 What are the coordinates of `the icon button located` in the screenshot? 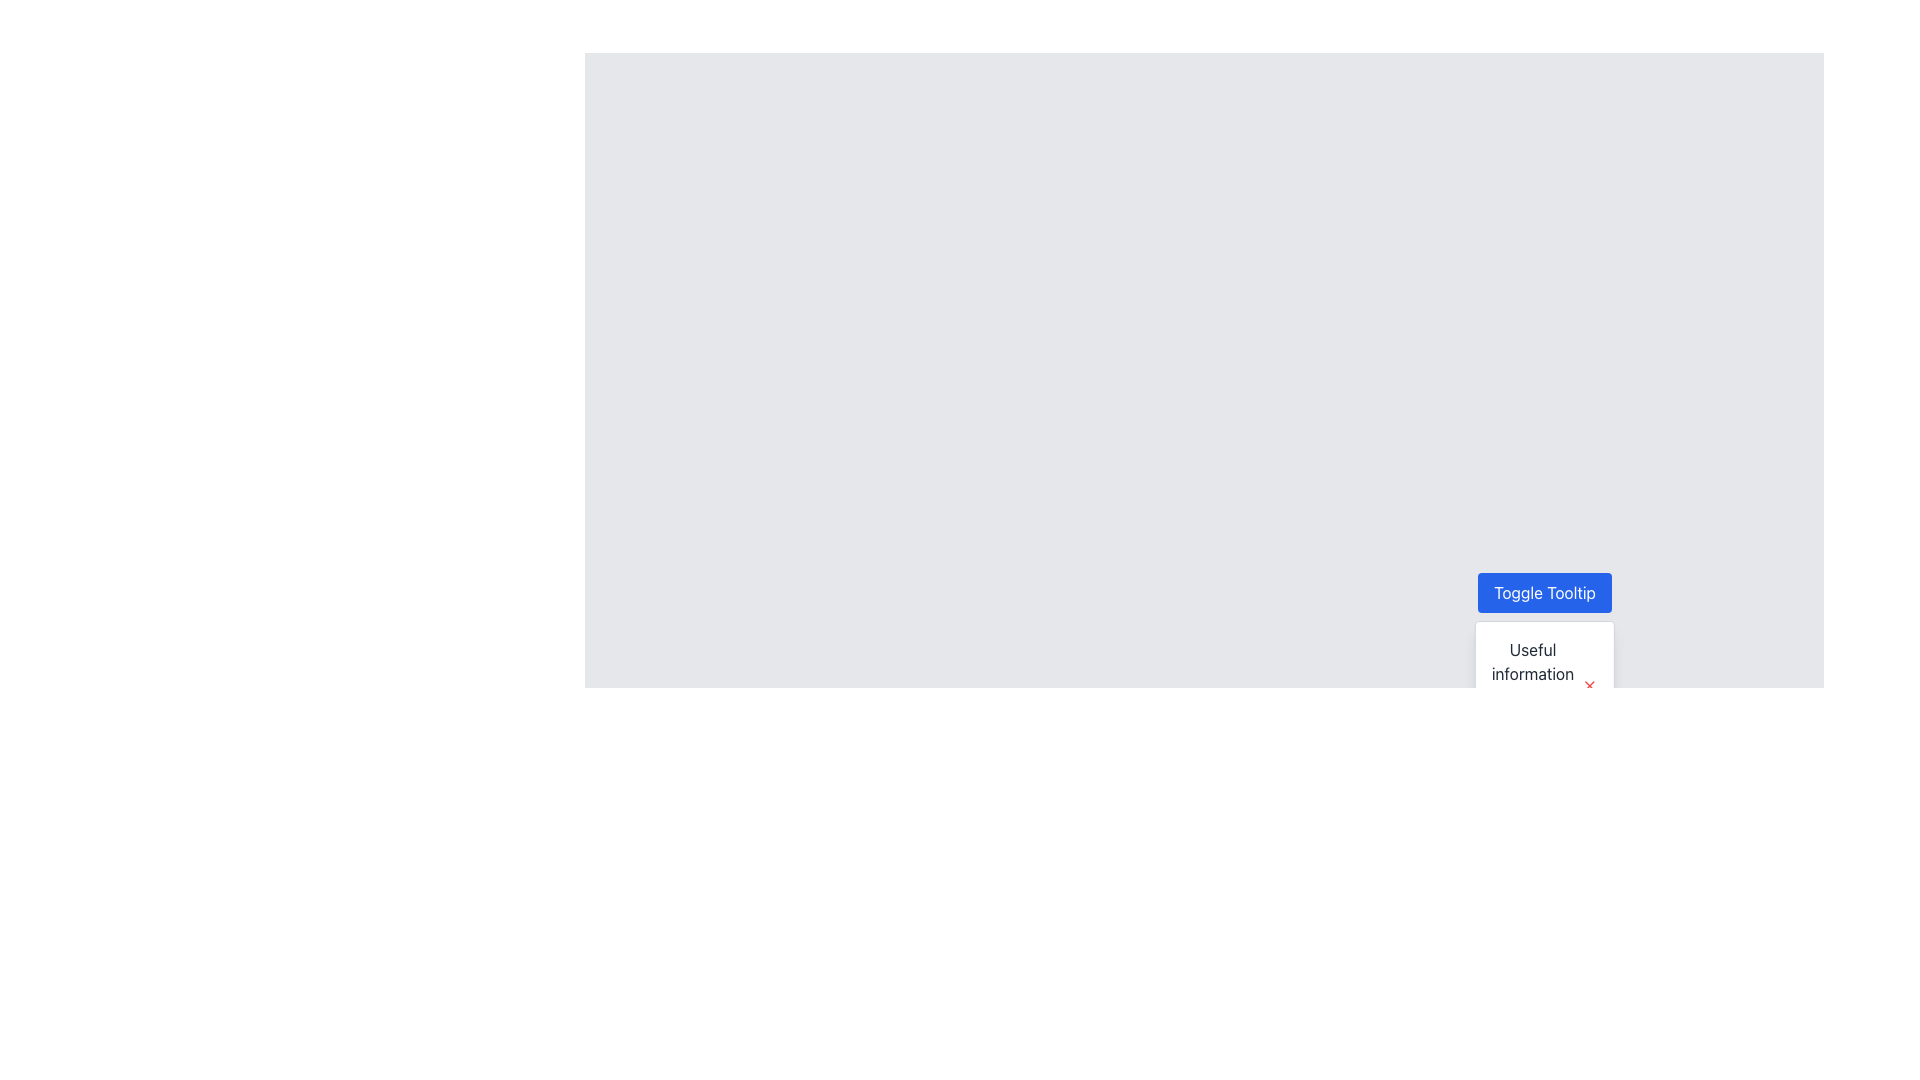 It's located at (1588, 685).